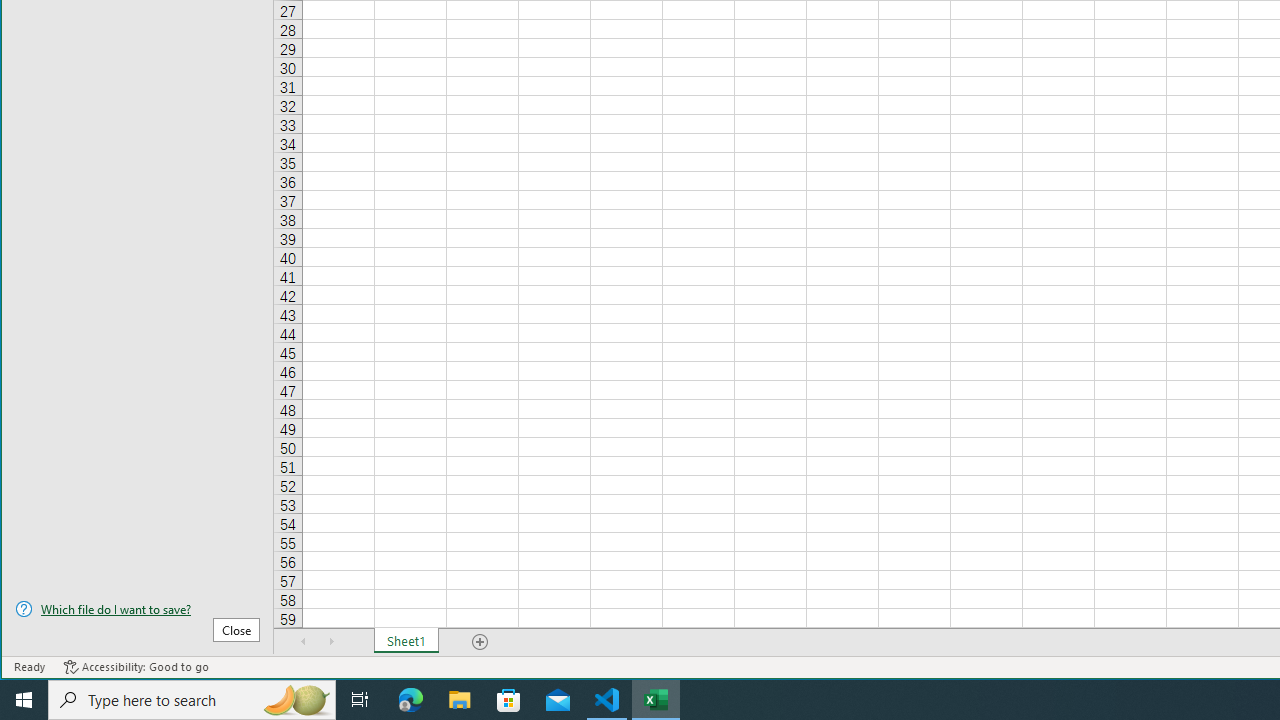  I want to click on 'Sheet1', so click(405, 641).